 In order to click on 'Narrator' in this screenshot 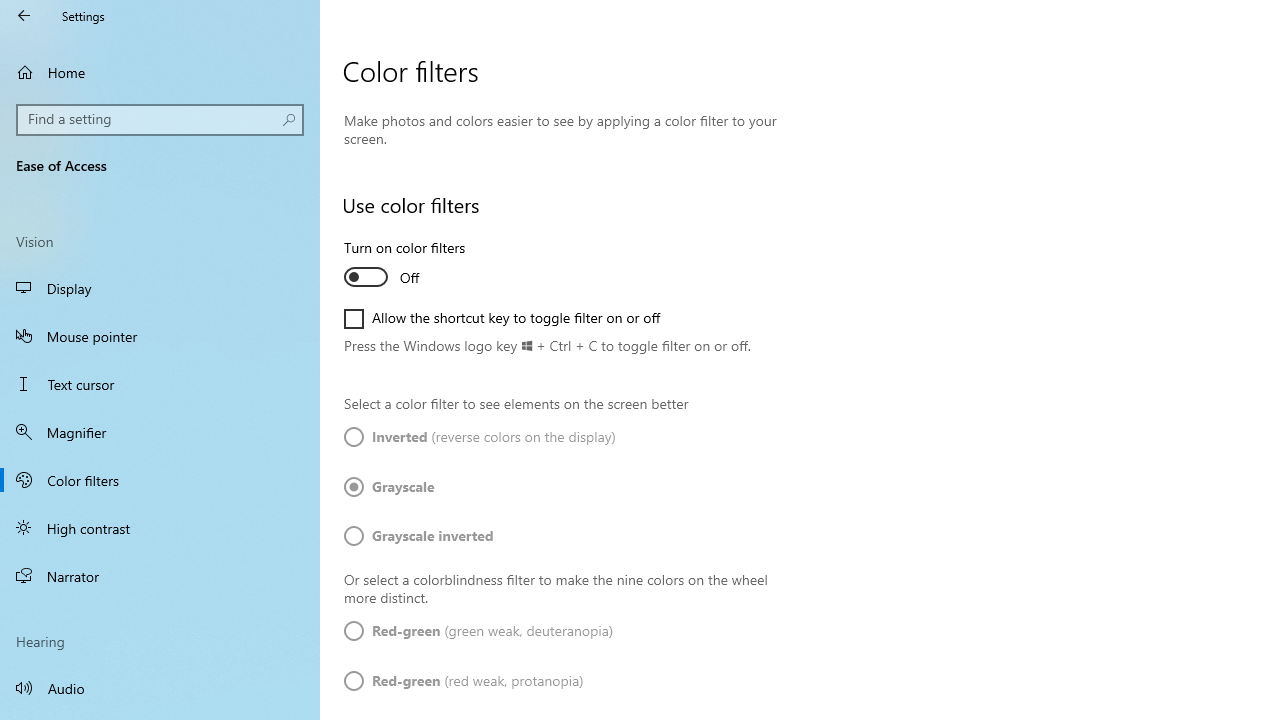, I will do `click(160, 576)`.